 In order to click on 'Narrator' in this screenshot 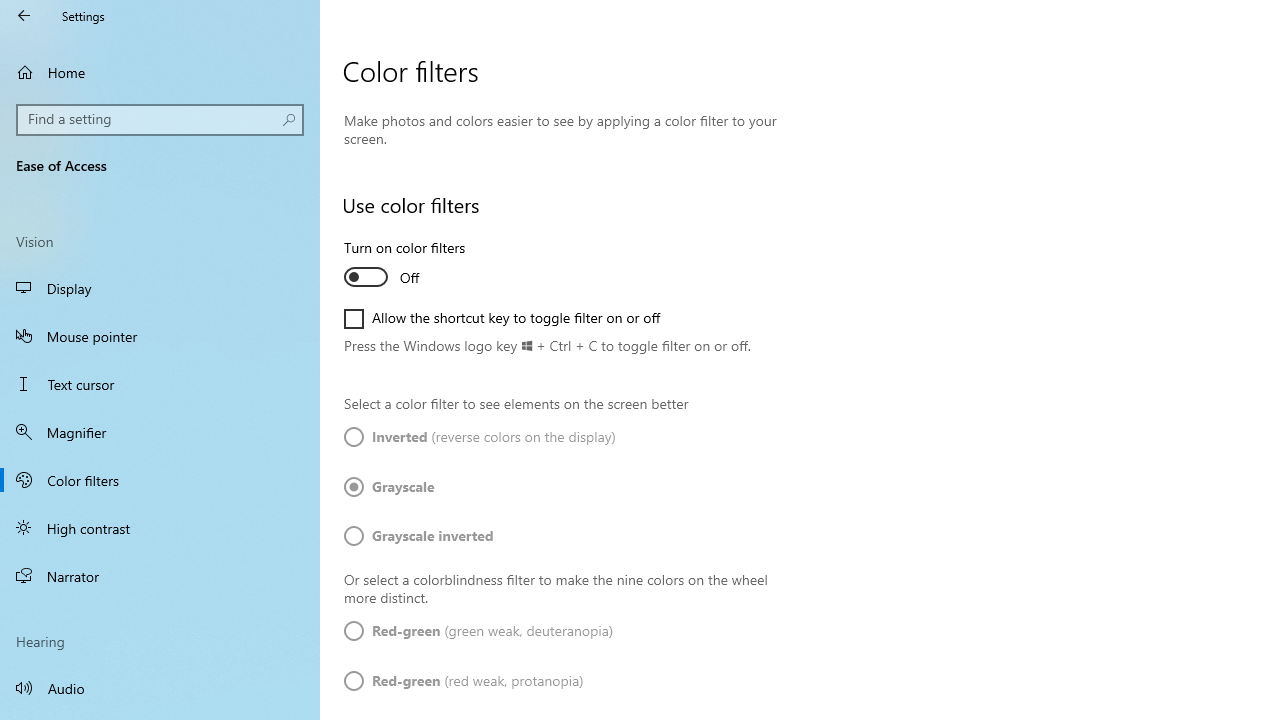, I will do `click(160, 576)`.